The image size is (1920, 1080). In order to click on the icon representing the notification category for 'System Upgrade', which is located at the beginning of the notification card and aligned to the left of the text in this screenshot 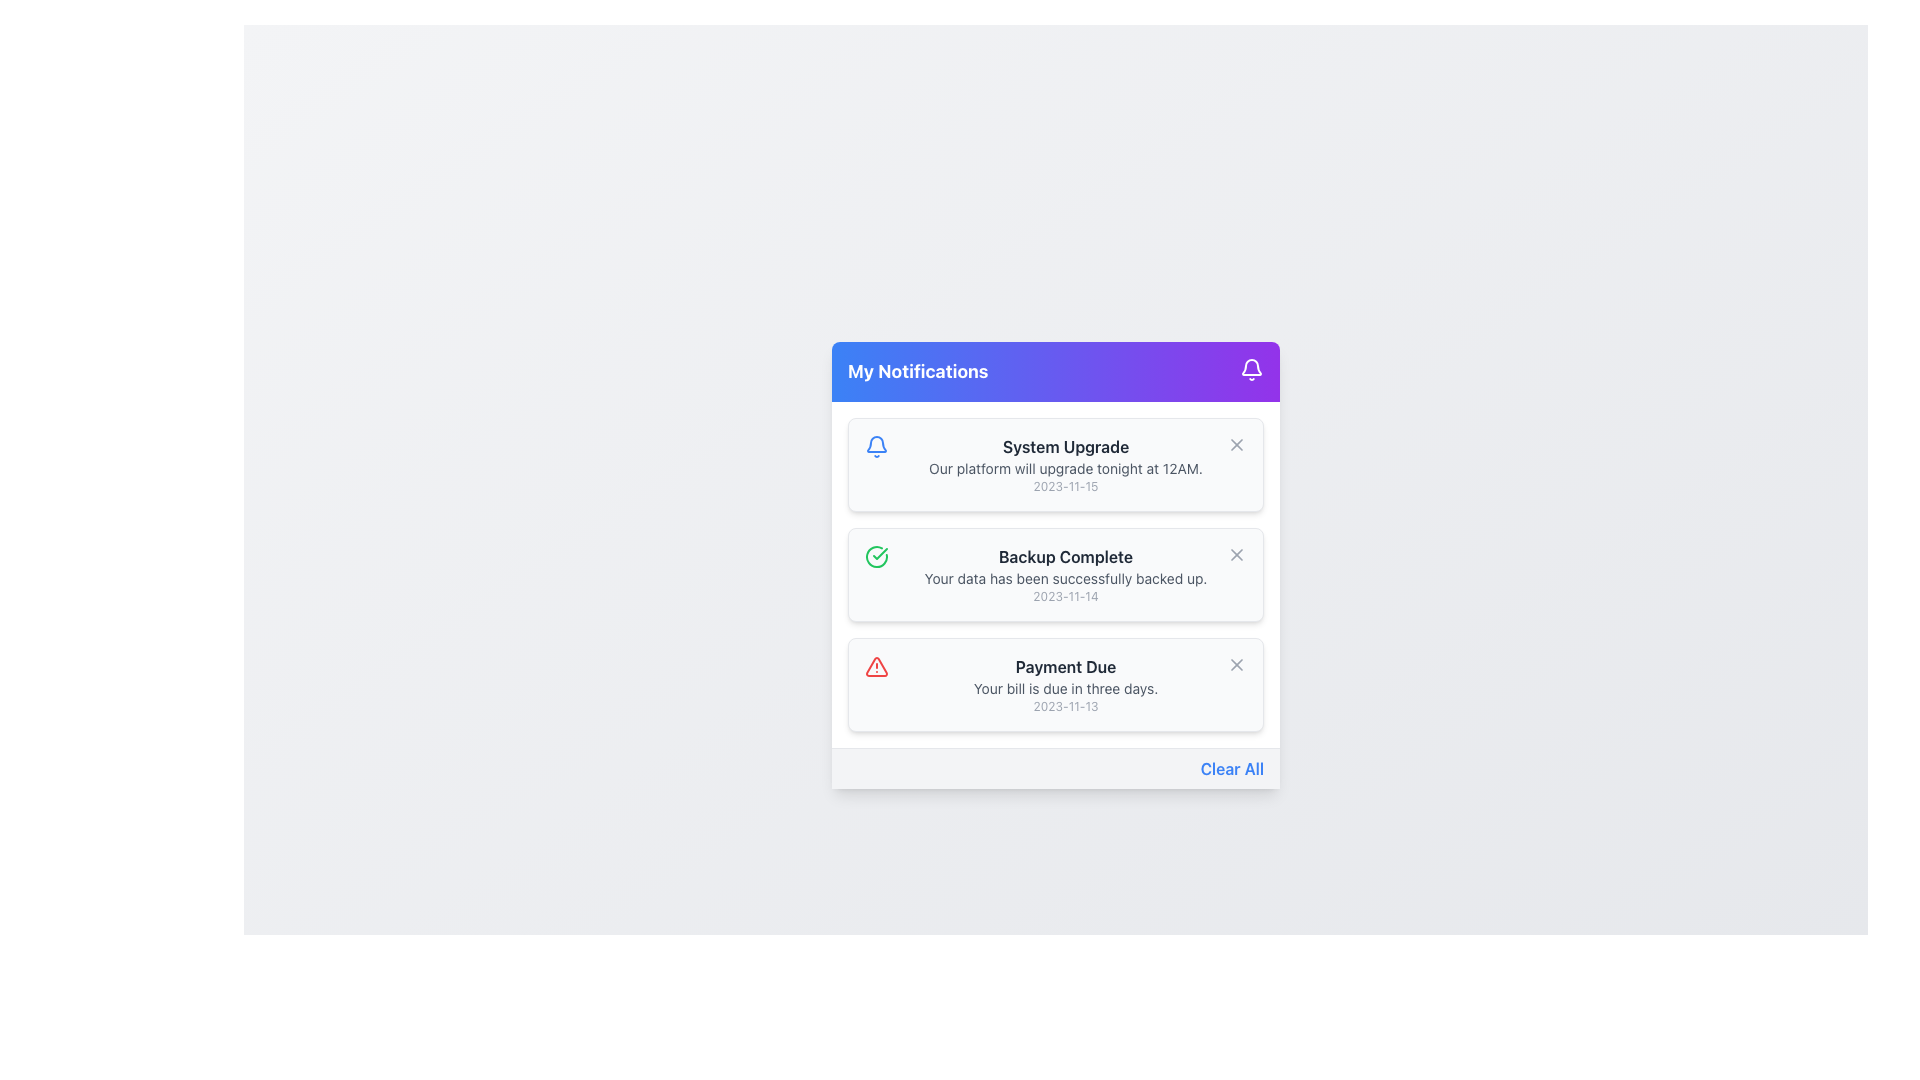, I will do `click(877, 445)`.